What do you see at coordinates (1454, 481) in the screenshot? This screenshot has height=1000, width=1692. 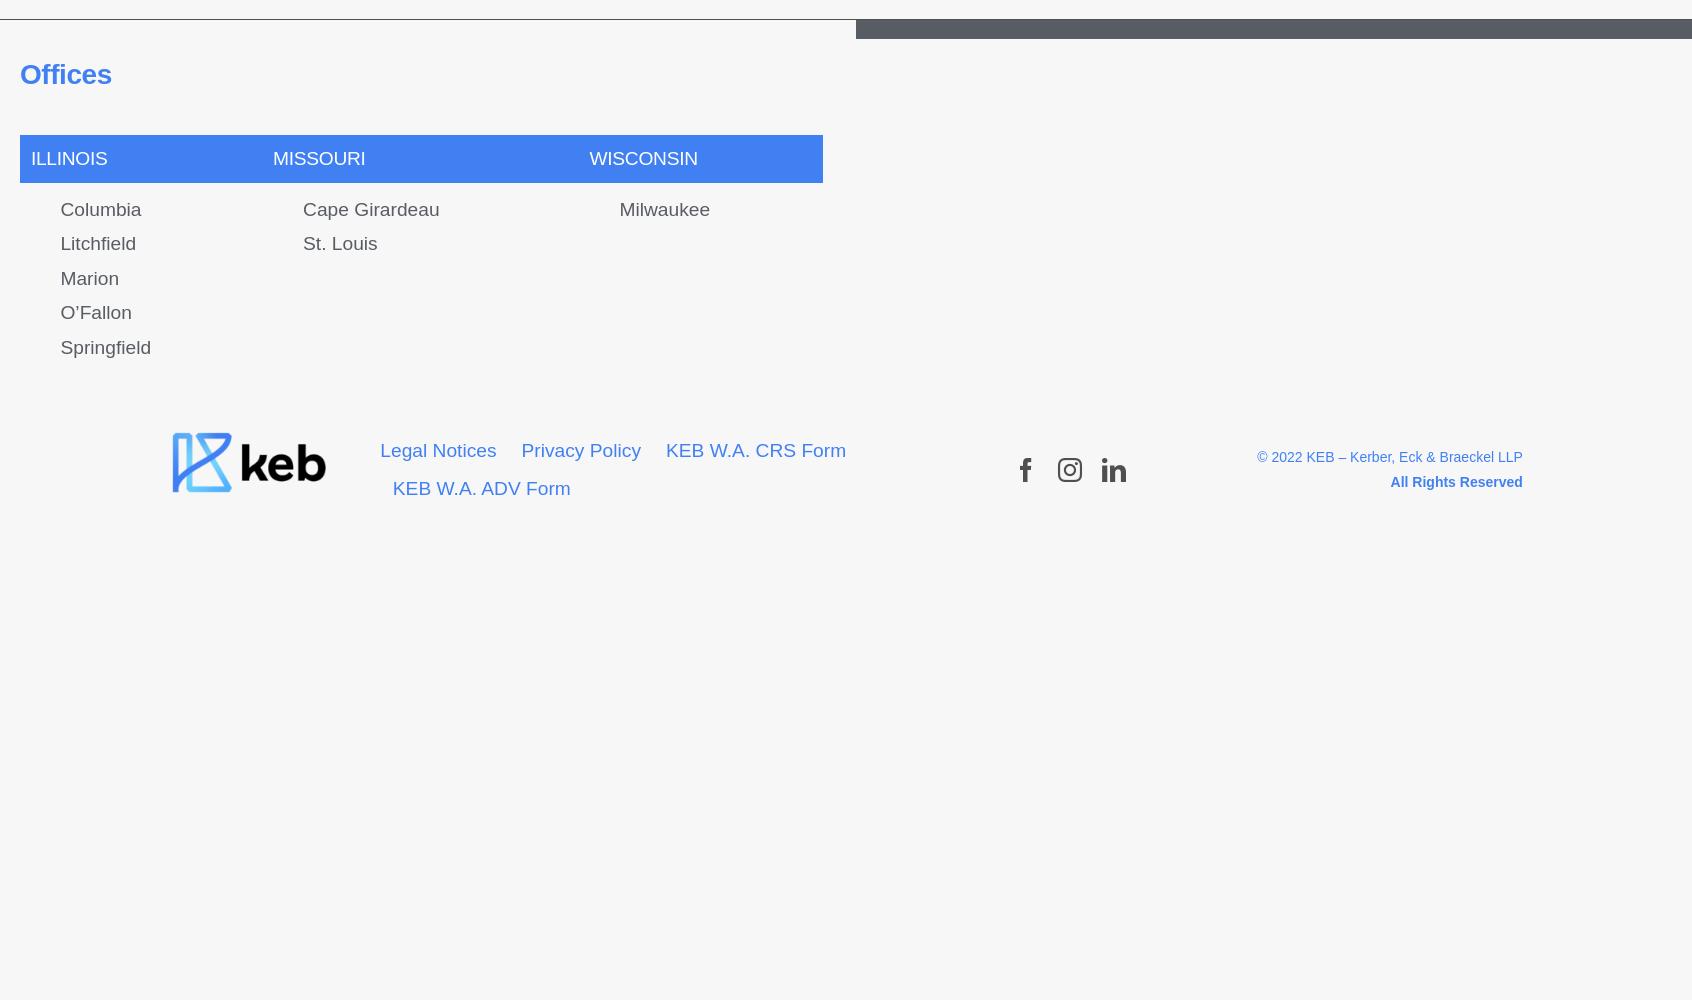 I see `'All Rights Reserved'` at bounding box center [1454, 481].